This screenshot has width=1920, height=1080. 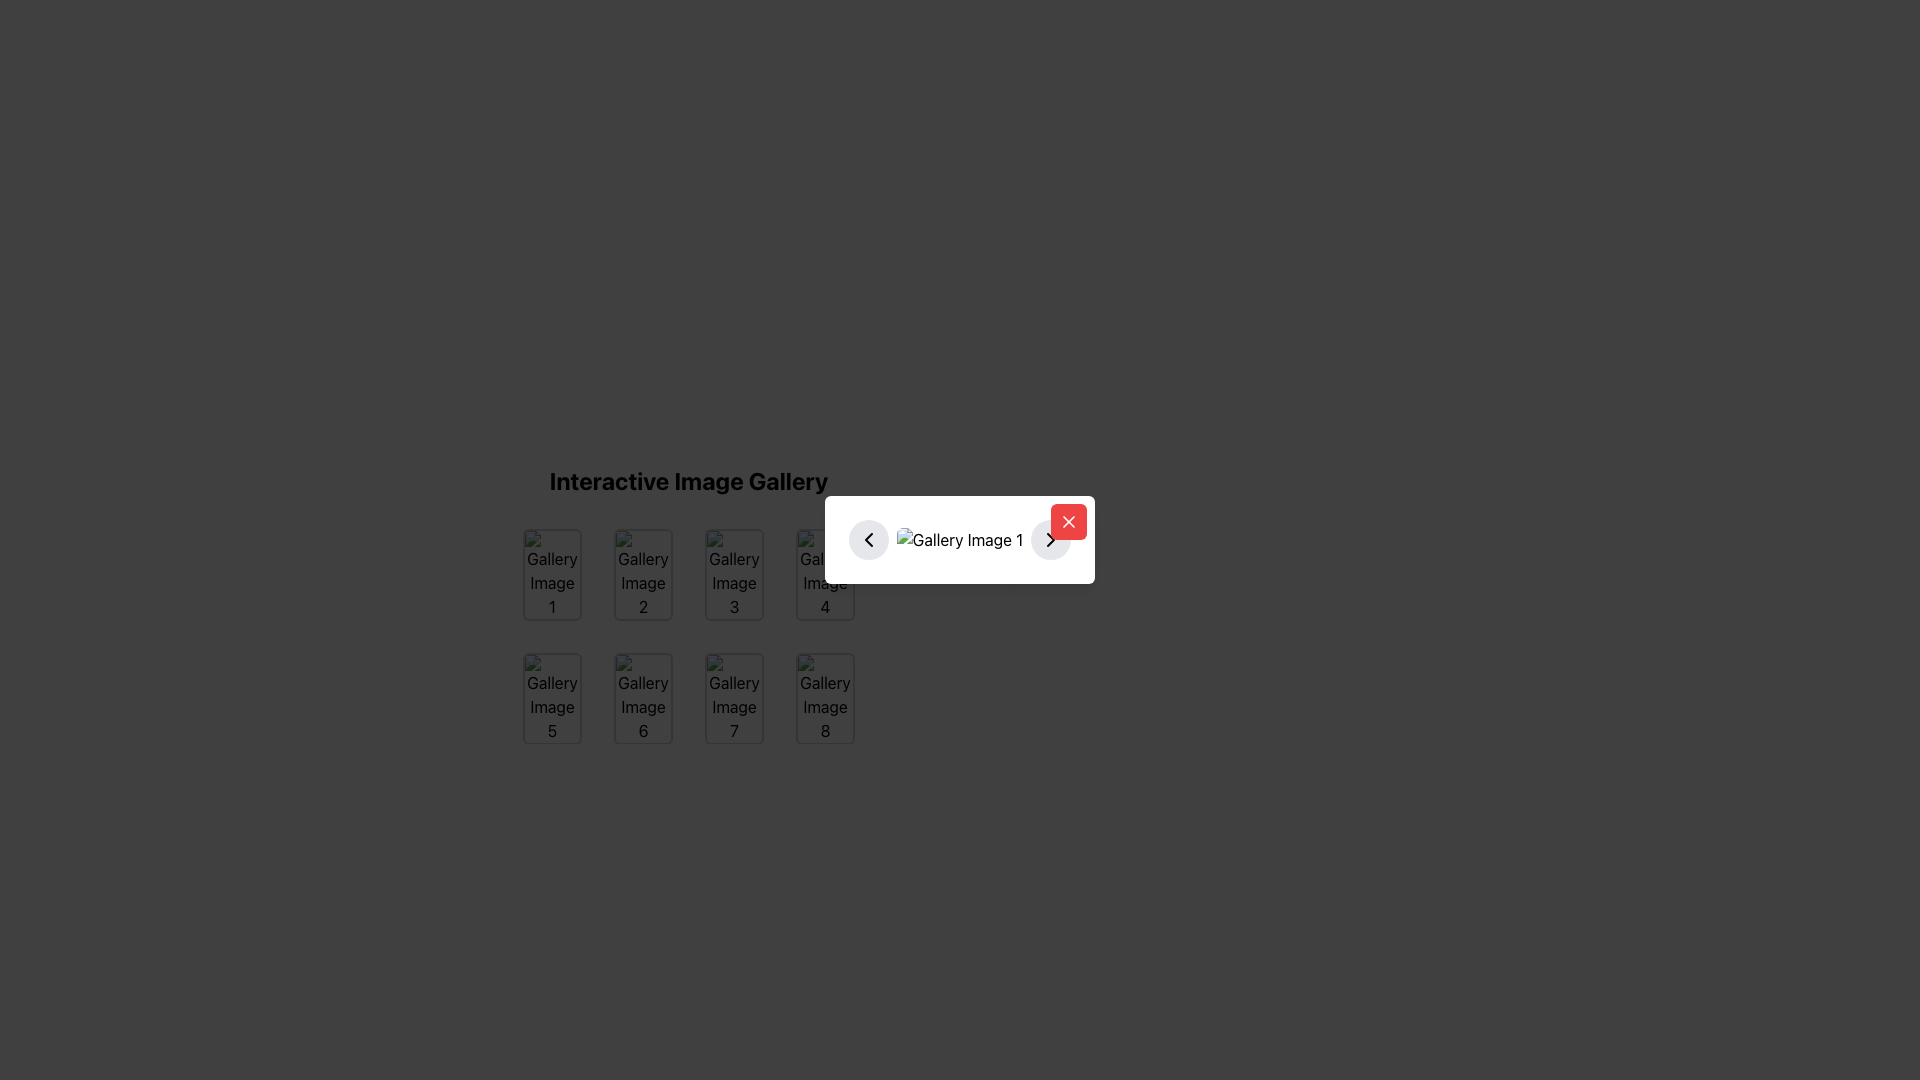 I want to click on the image thumbnail located, so click(x=643, y=697).